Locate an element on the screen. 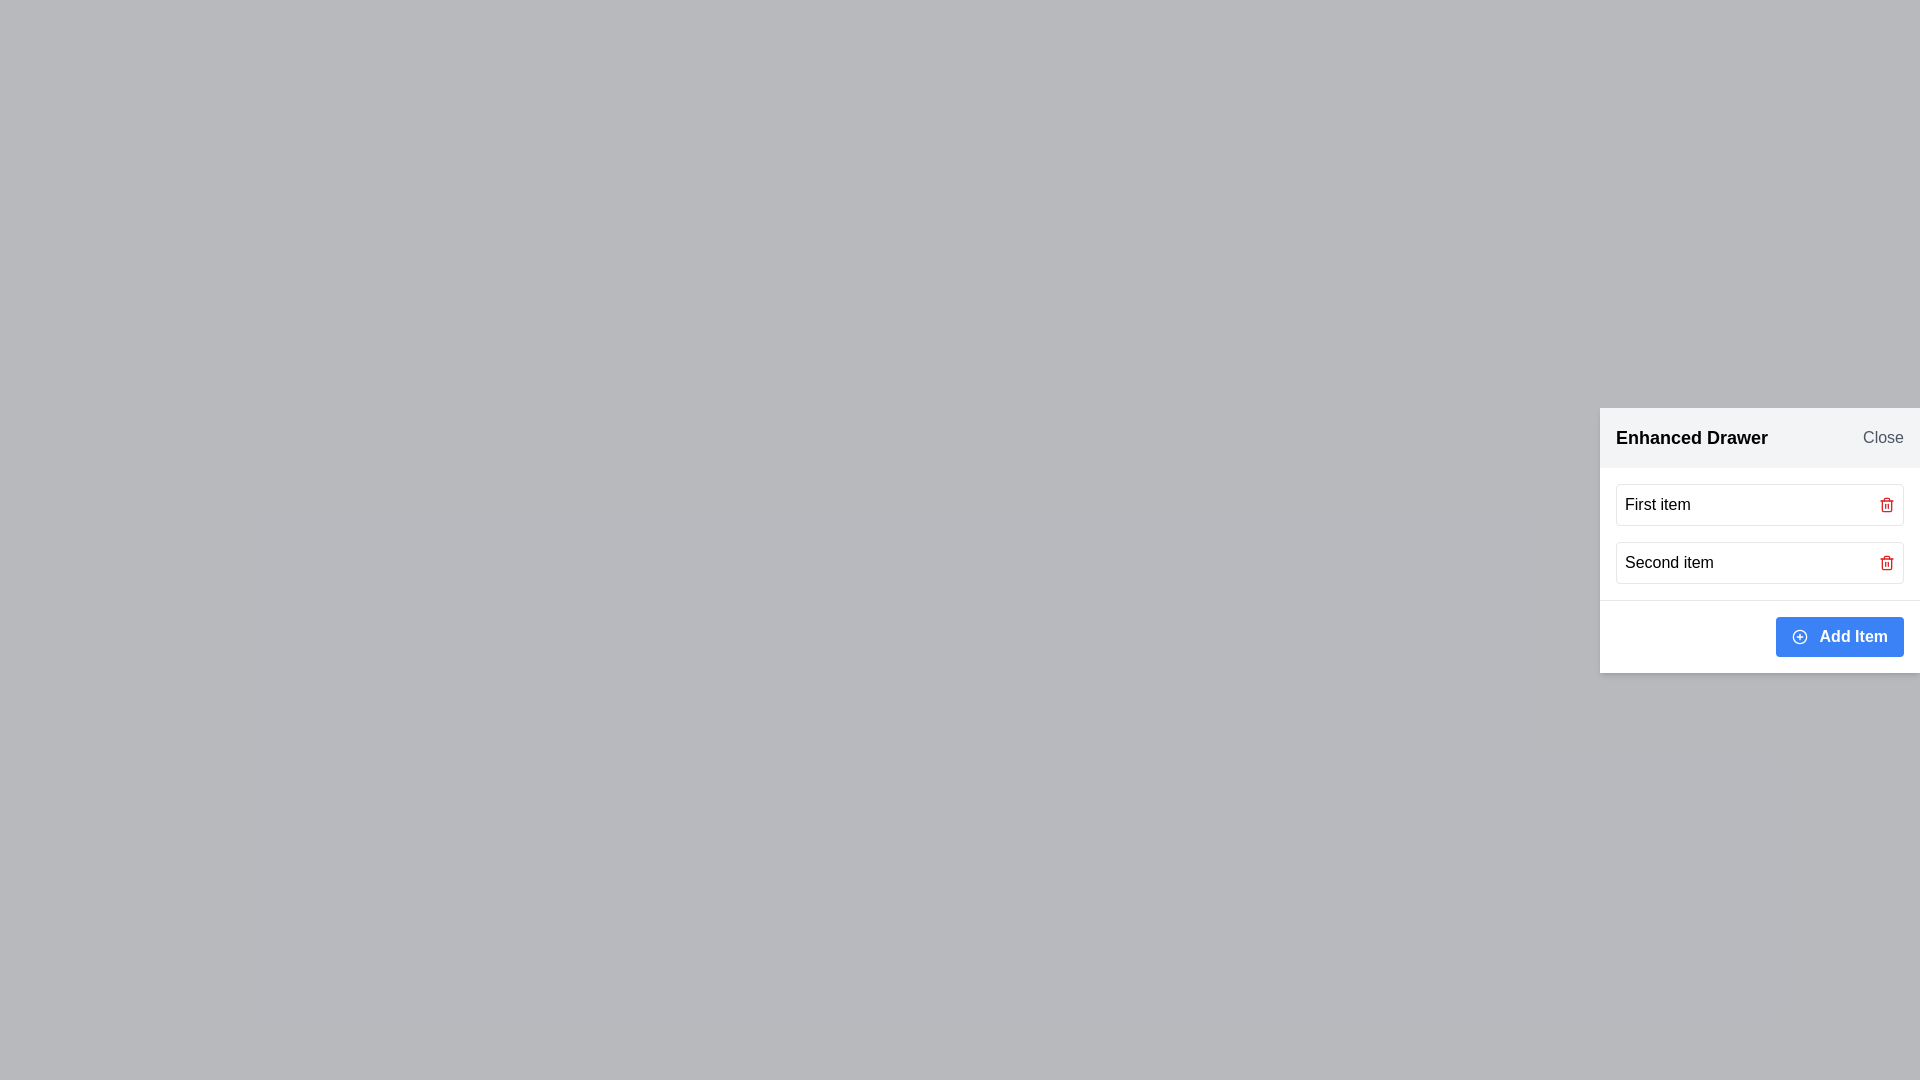 The image size is (1920, 1080). the add item button located at the bottom of the 'Enhanced Drawer' section to observe the hover style changes is located at coordinates (1839, 636).